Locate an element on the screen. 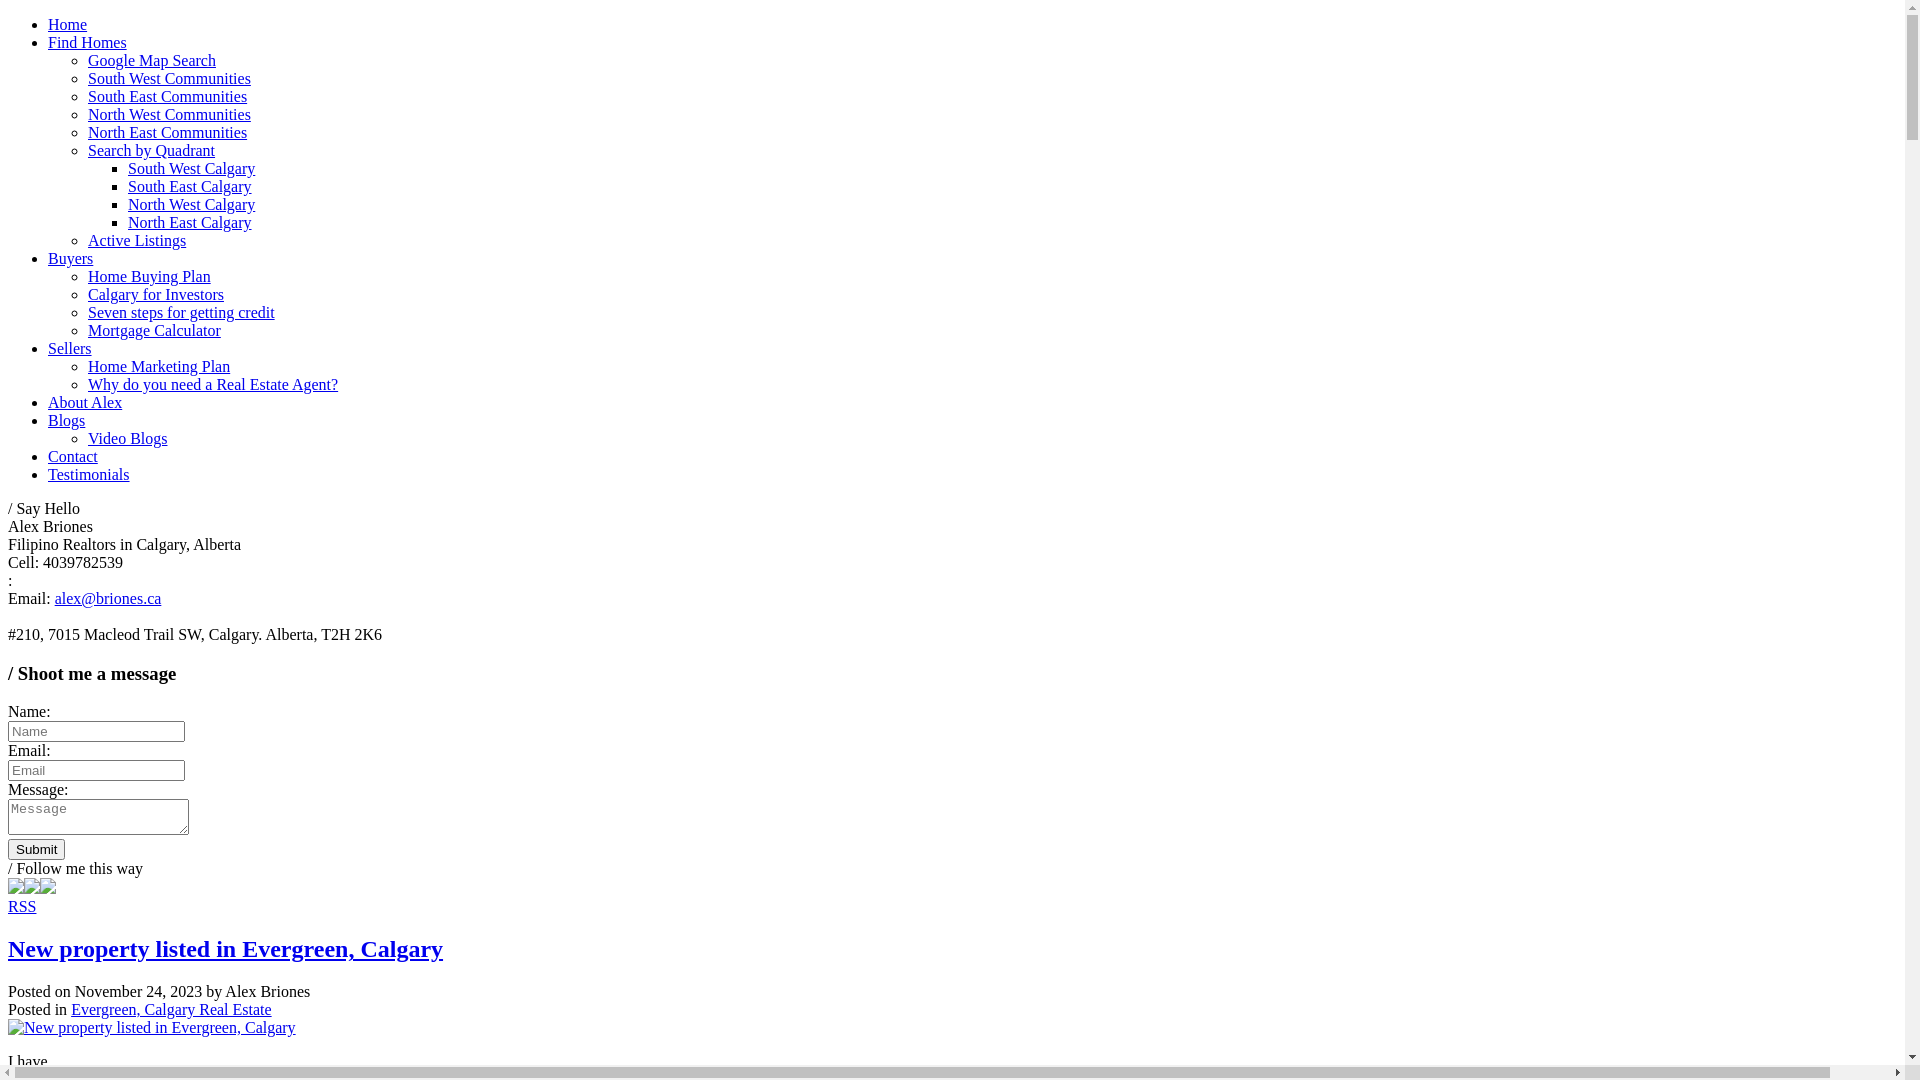 Image resolution: width=1920 pixels, height=1080 pixels. 'Buyers' is located at coordinates (70, 257).